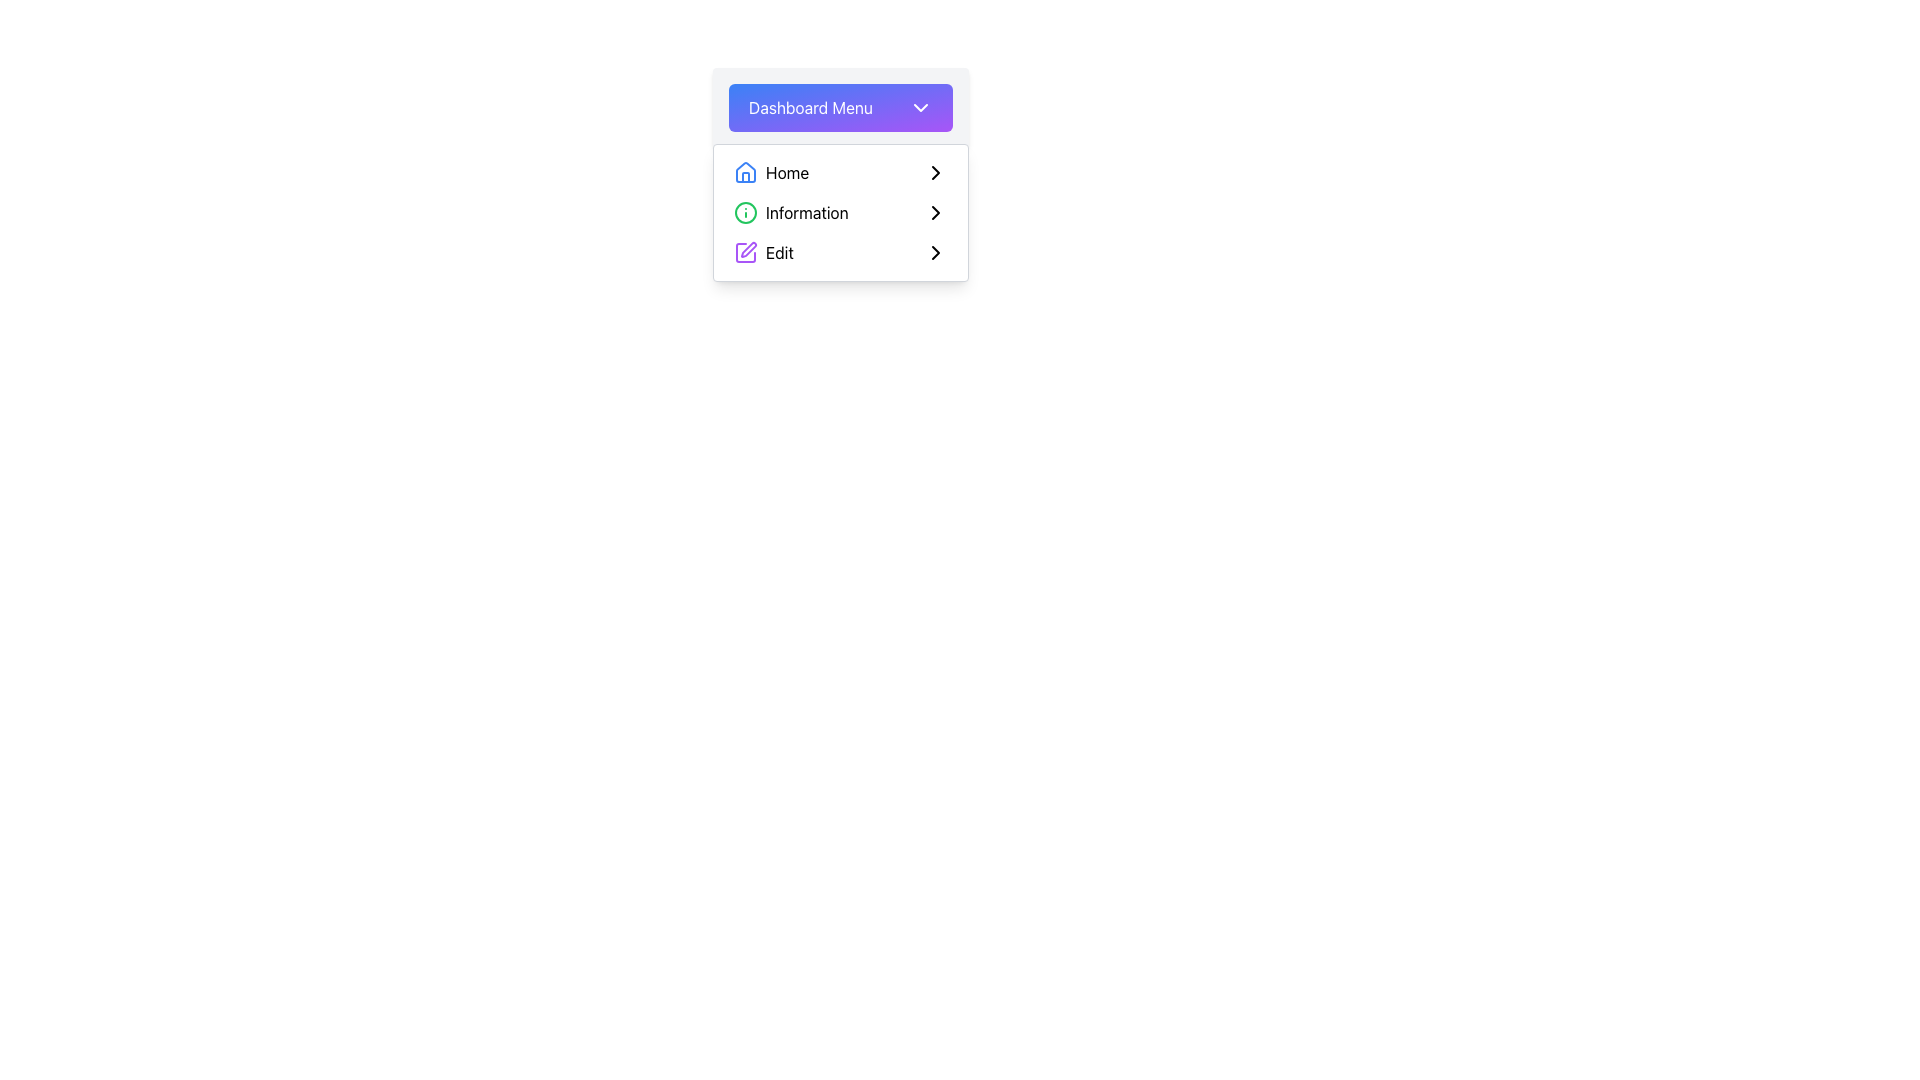 The width and height of the screenshot is (1920, 1080). I want to click on the 'Information' menu item, which is a rectangular item with an 'i' icon in a green circle on the left and a right-facing arrow on the right, positioned below the 'Home' item in the vertical menu, so click(840, 212).